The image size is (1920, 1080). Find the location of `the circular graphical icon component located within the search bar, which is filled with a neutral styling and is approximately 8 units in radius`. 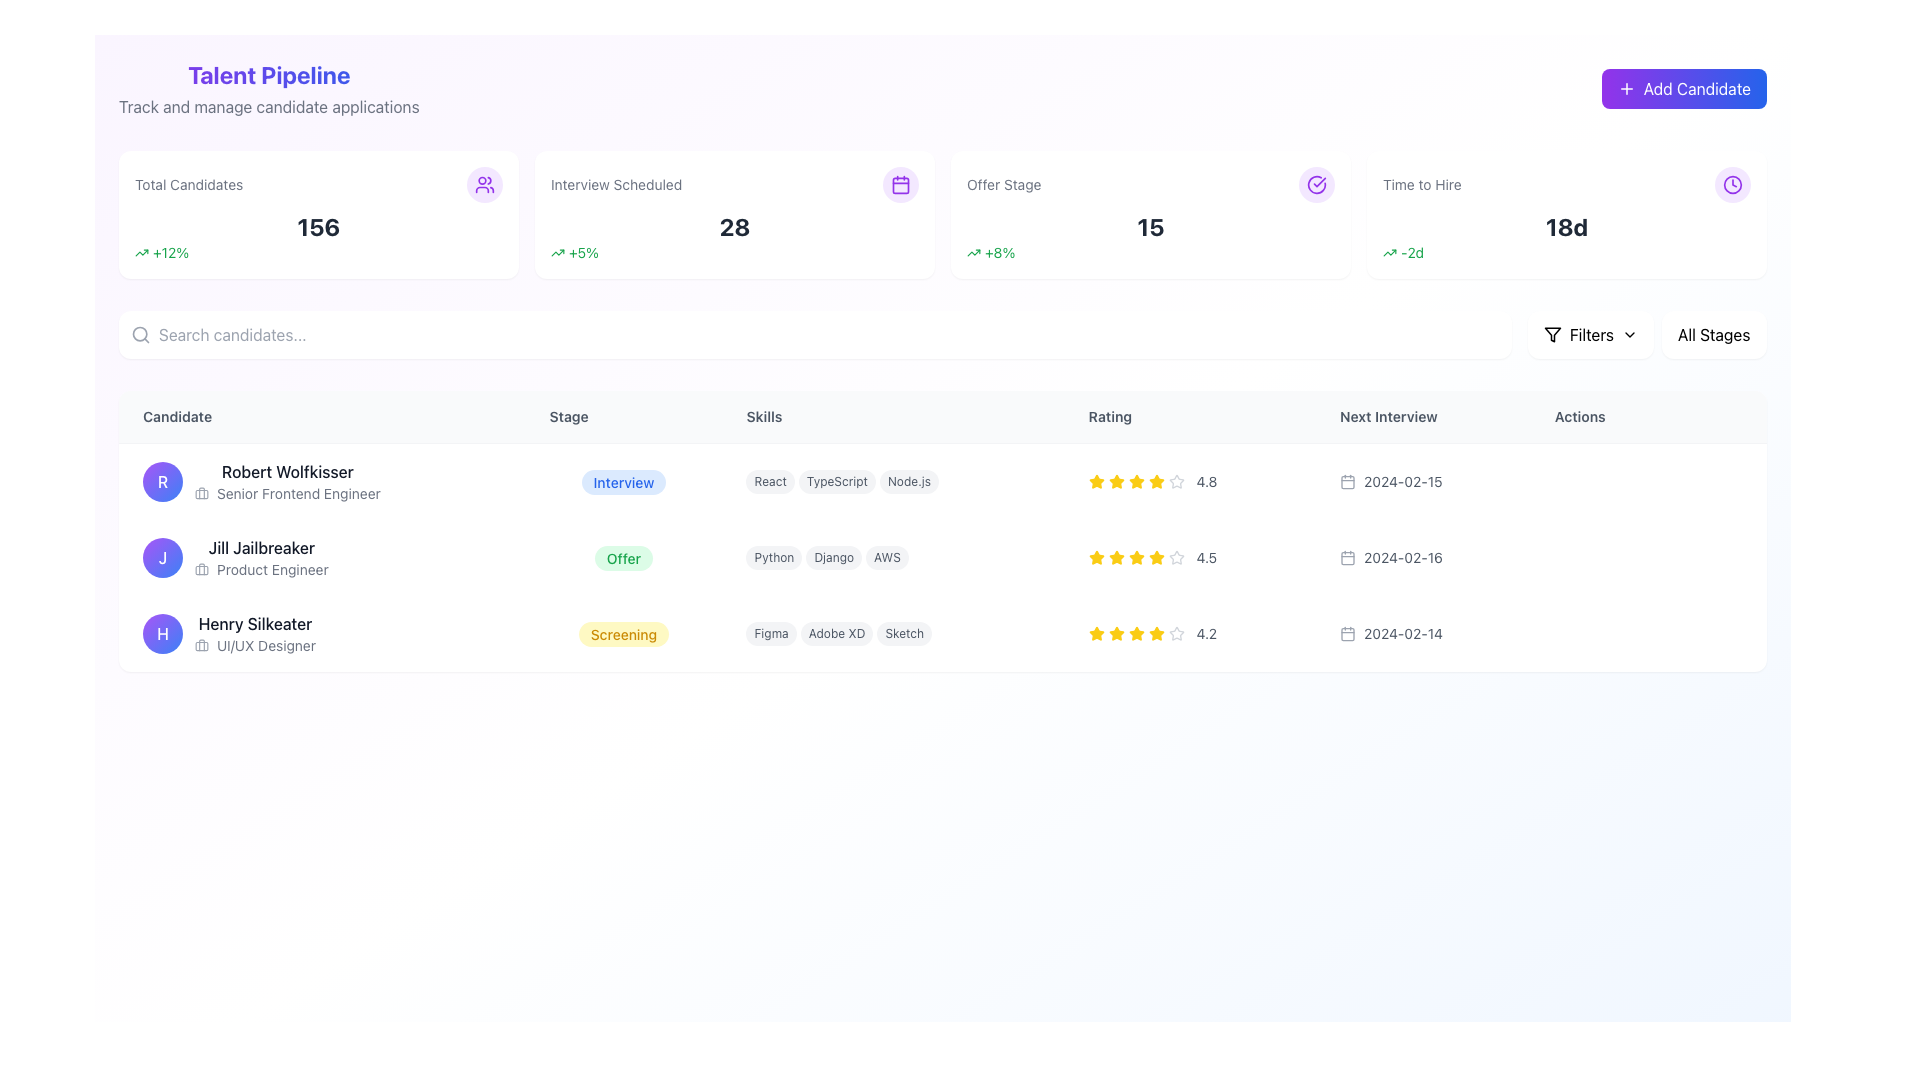

the circular graphical icon component located within the search bar, which is filled with a neutral styling and is approximately 8 units in radius is located at coordinates (139, 333).